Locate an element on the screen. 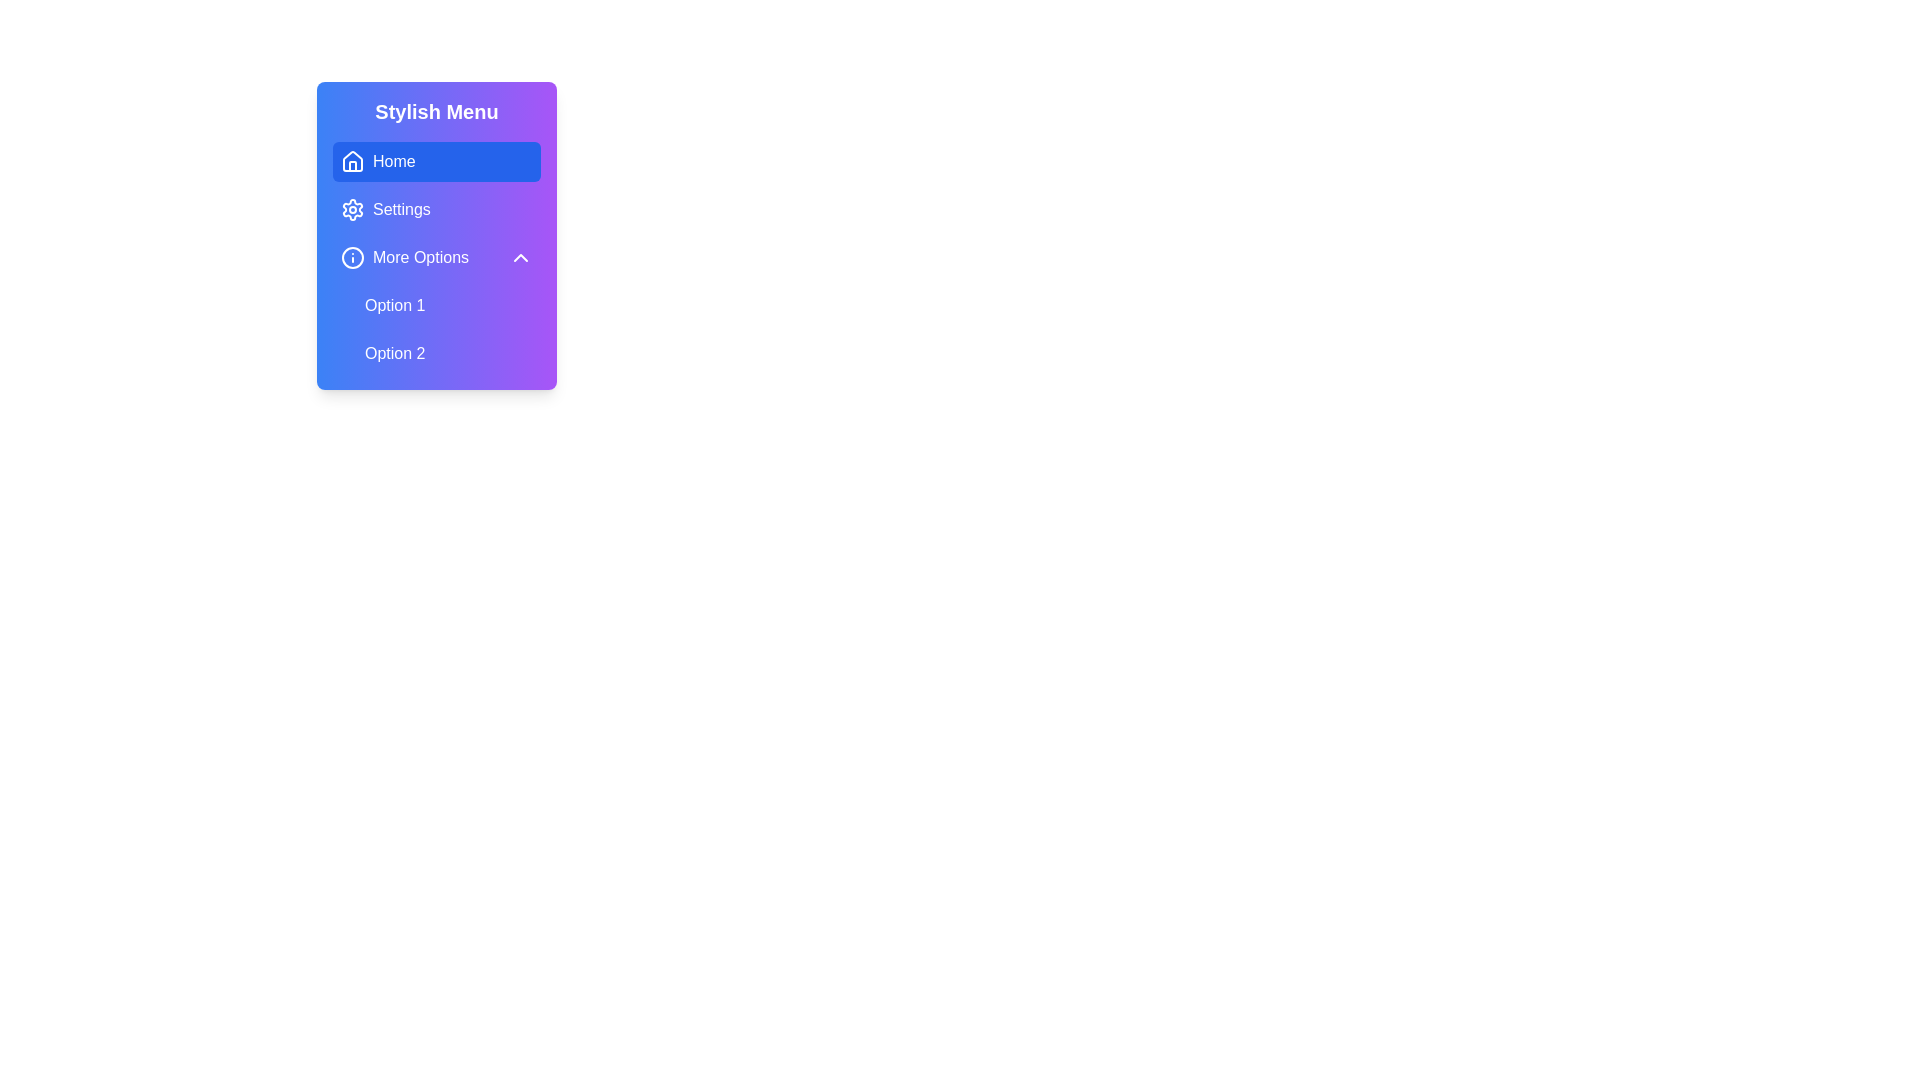  the SVG Circle located beside the 'More Options' text, which is a circular shape with a thin stroke line and no visible fill is located at coordinates (353, 257).